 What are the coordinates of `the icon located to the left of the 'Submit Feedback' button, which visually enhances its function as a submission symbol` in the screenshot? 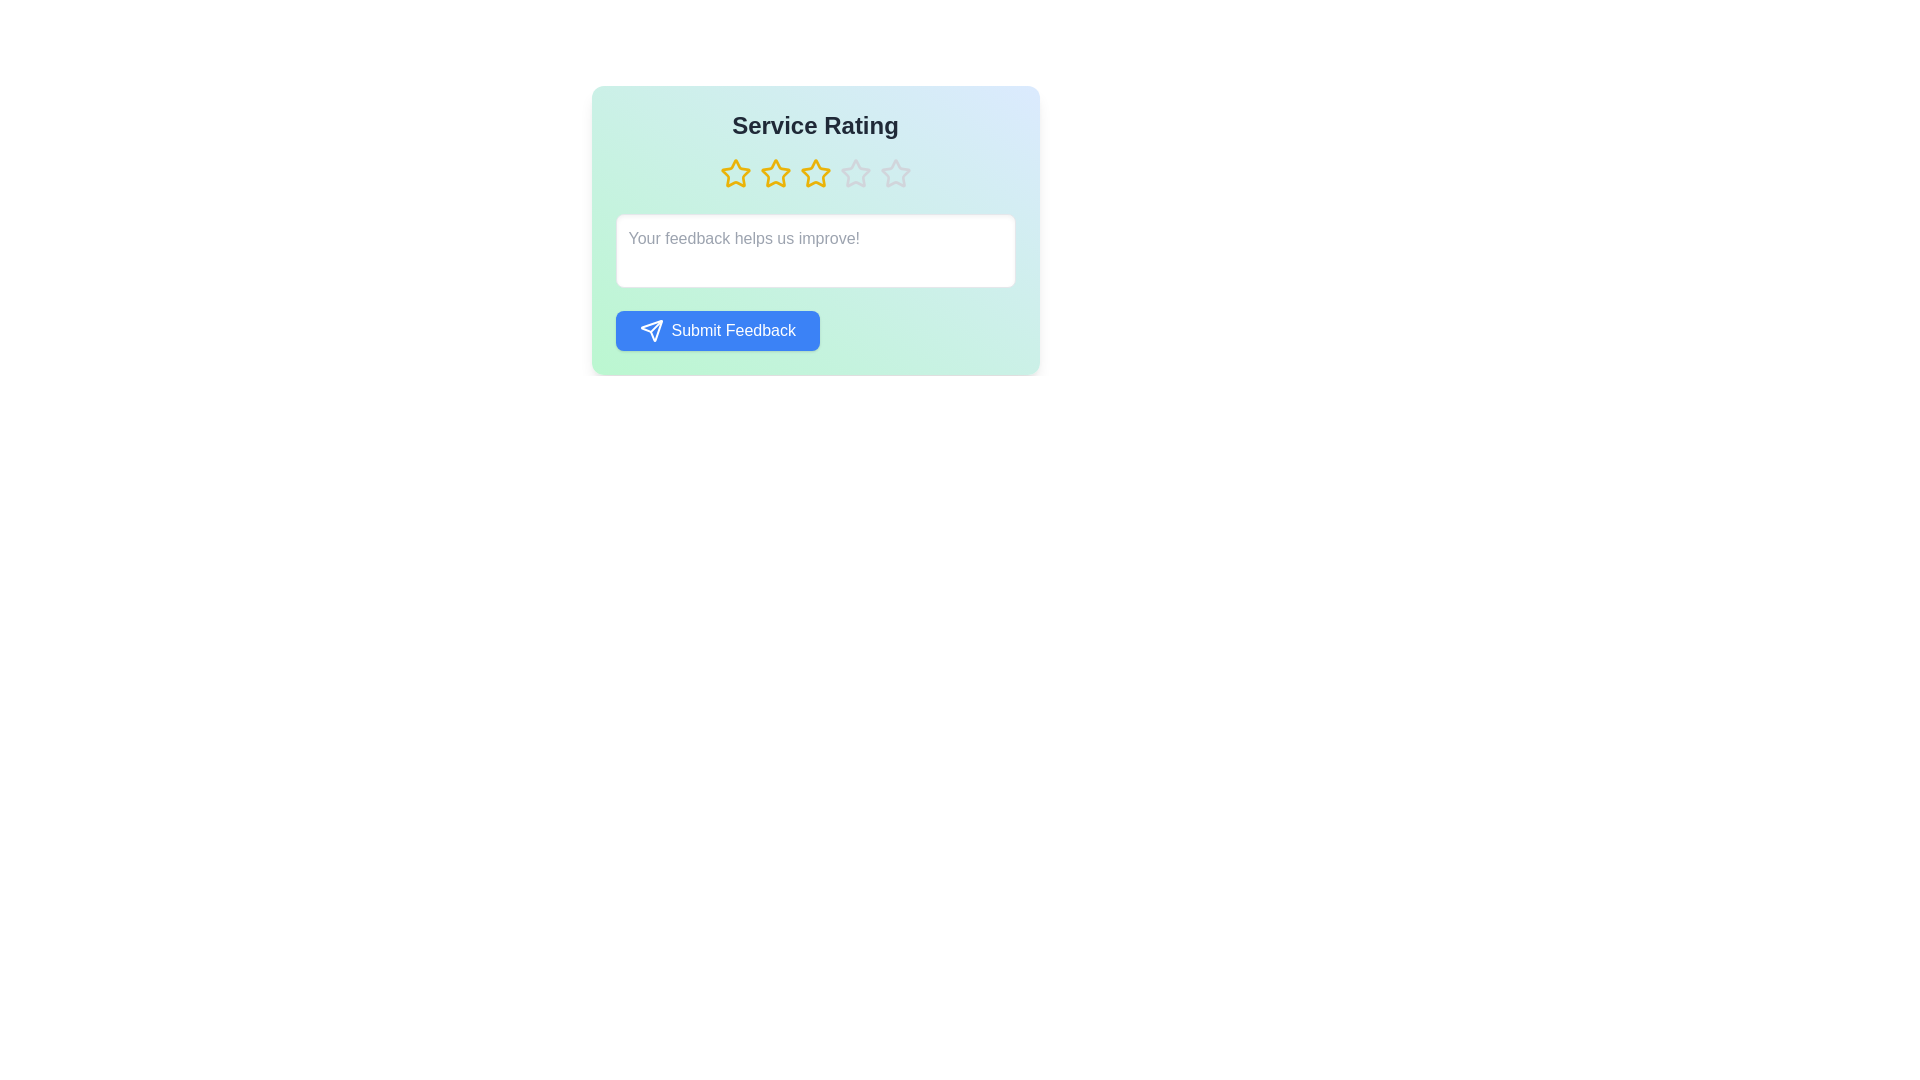 It's located at (651, 330).